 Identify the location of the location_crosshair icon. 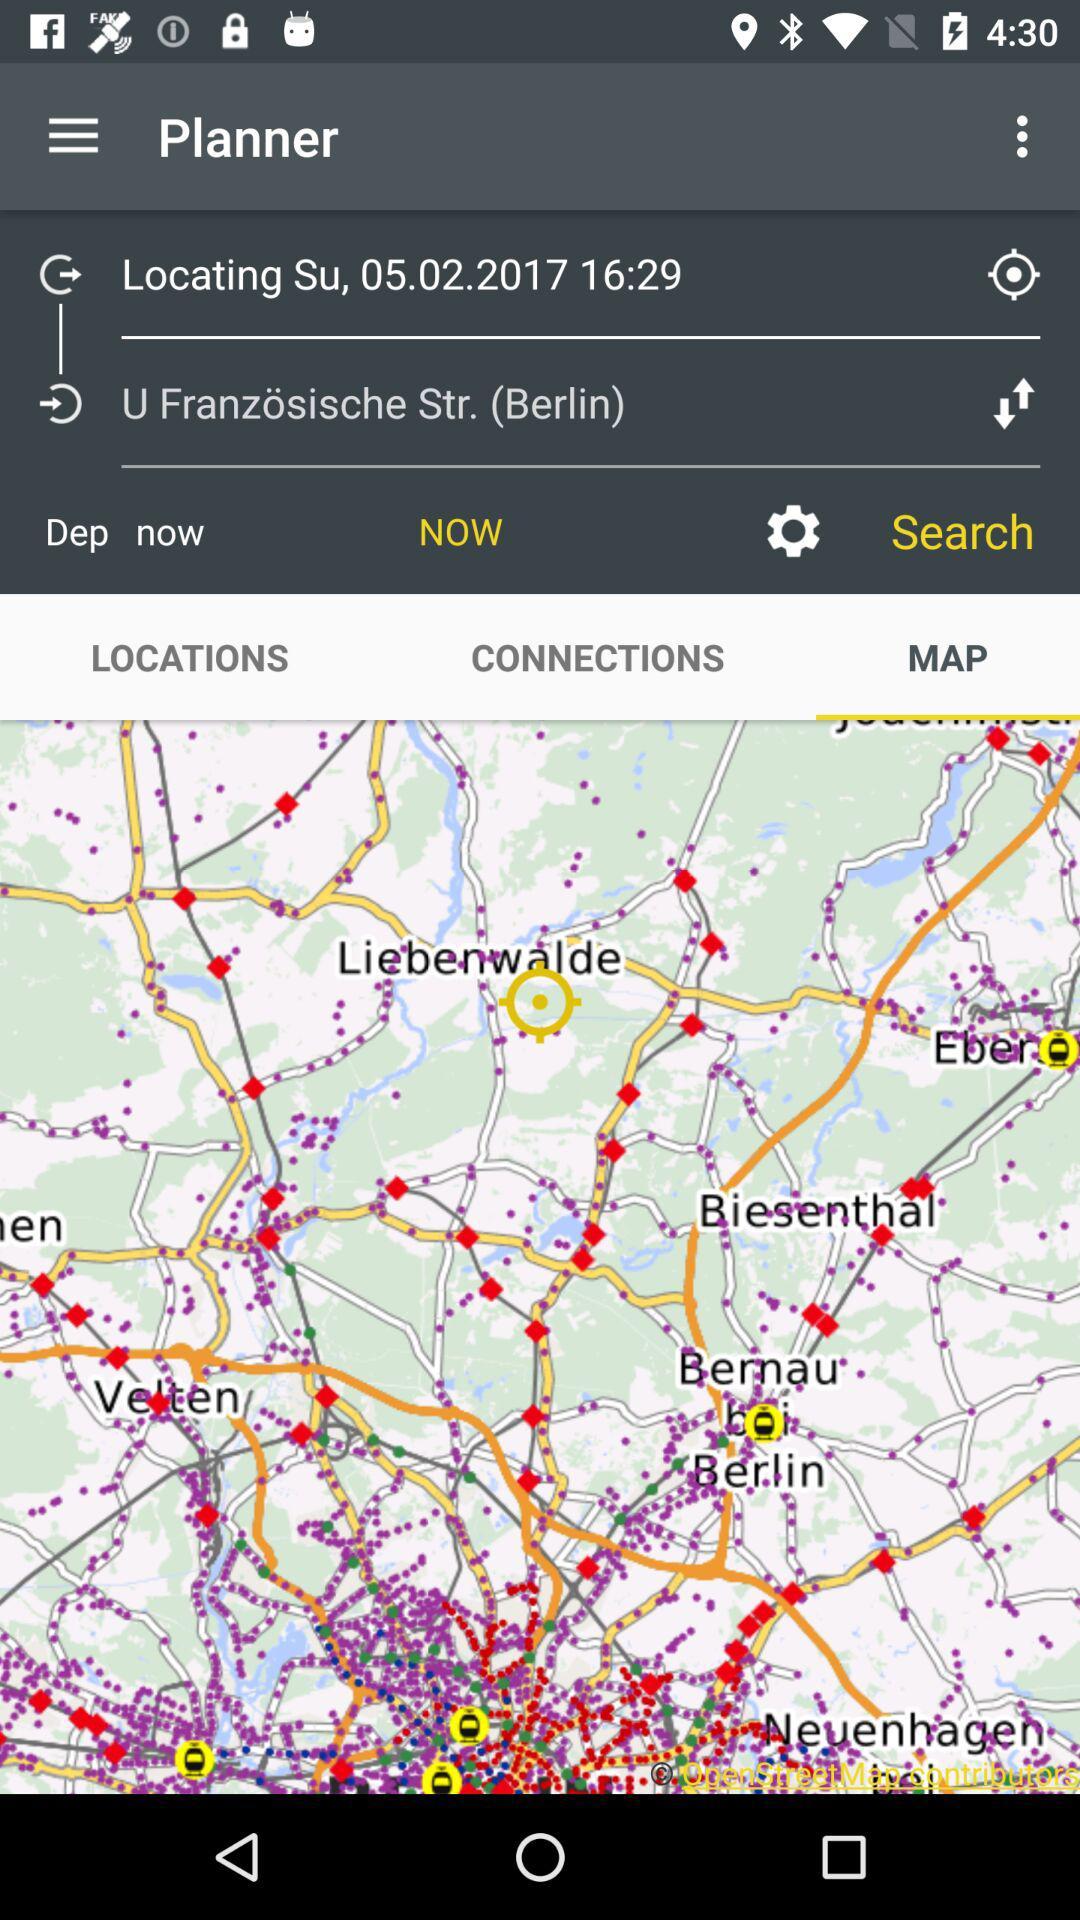
(1014, 273).